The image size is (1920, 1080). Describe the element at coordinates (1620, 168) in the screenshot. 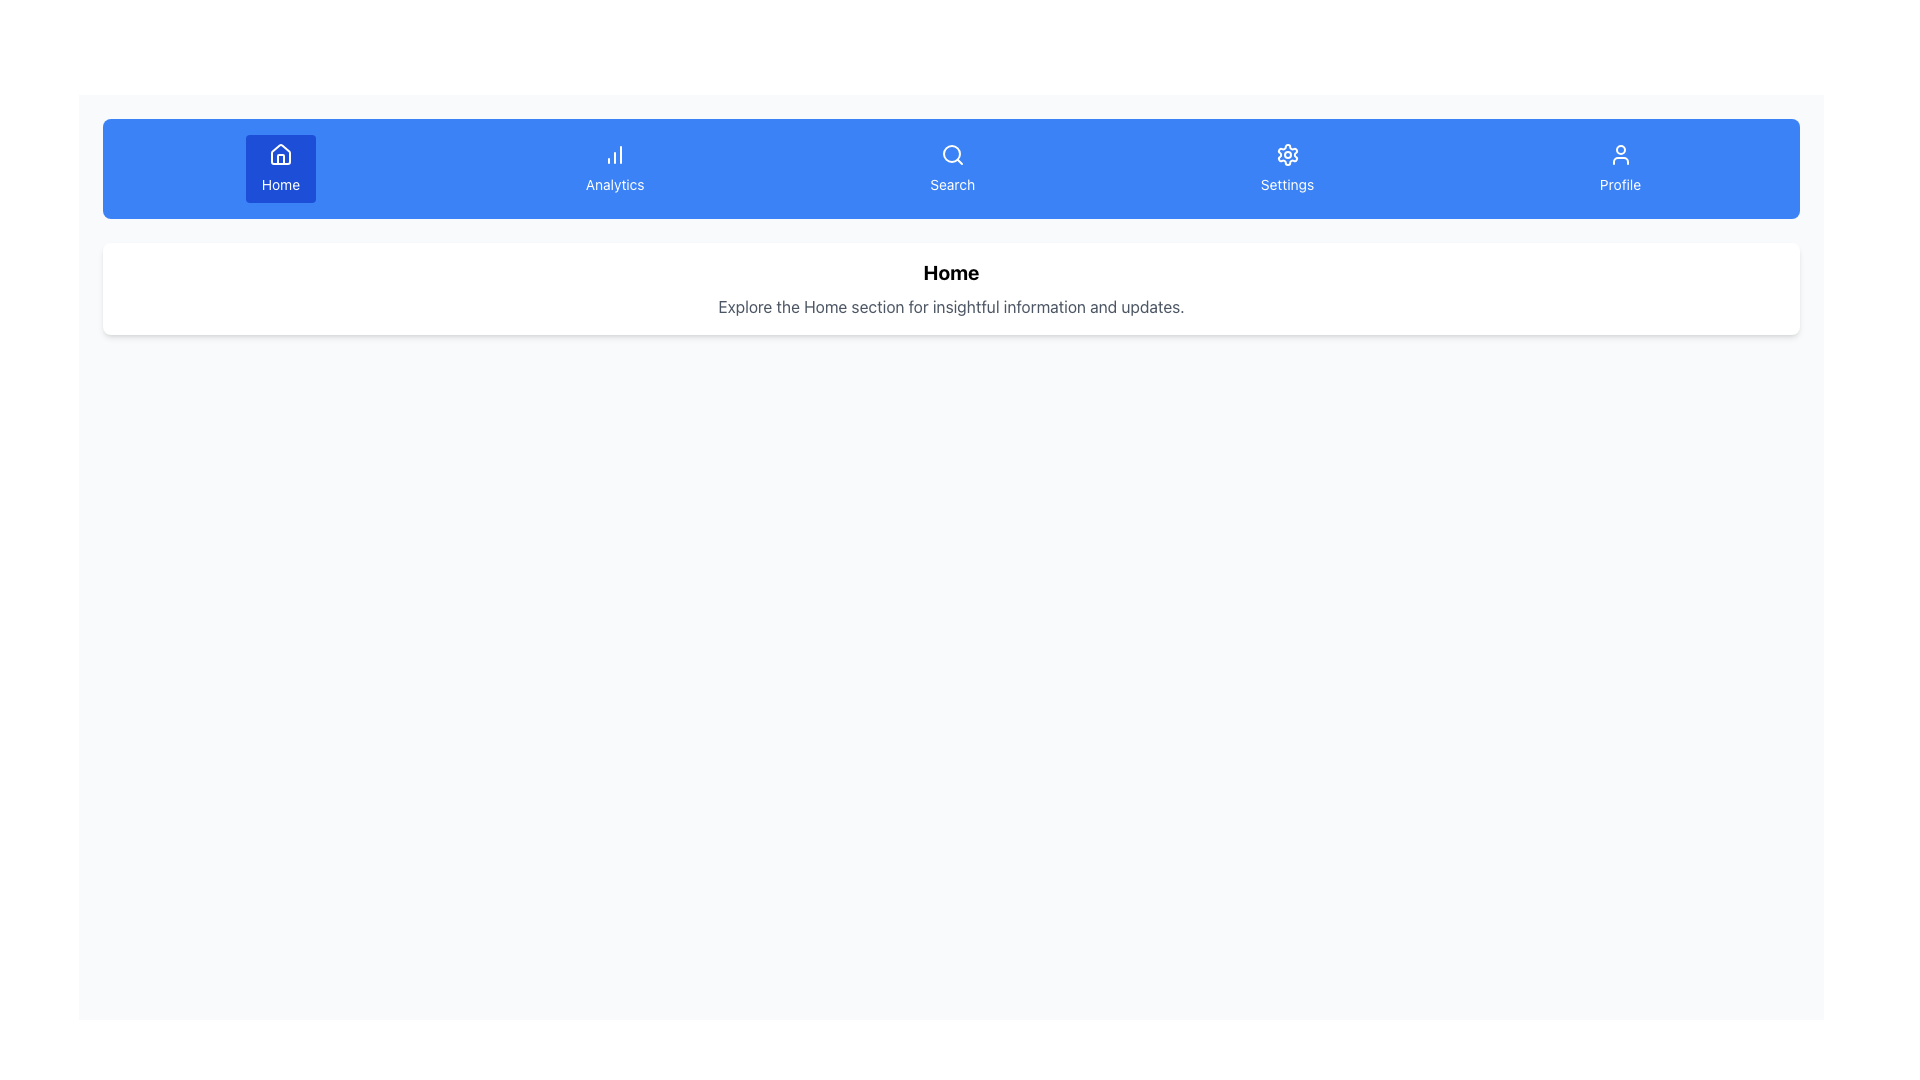

I see `the navigation button located at the far right of the horizontal row of options` at that location.